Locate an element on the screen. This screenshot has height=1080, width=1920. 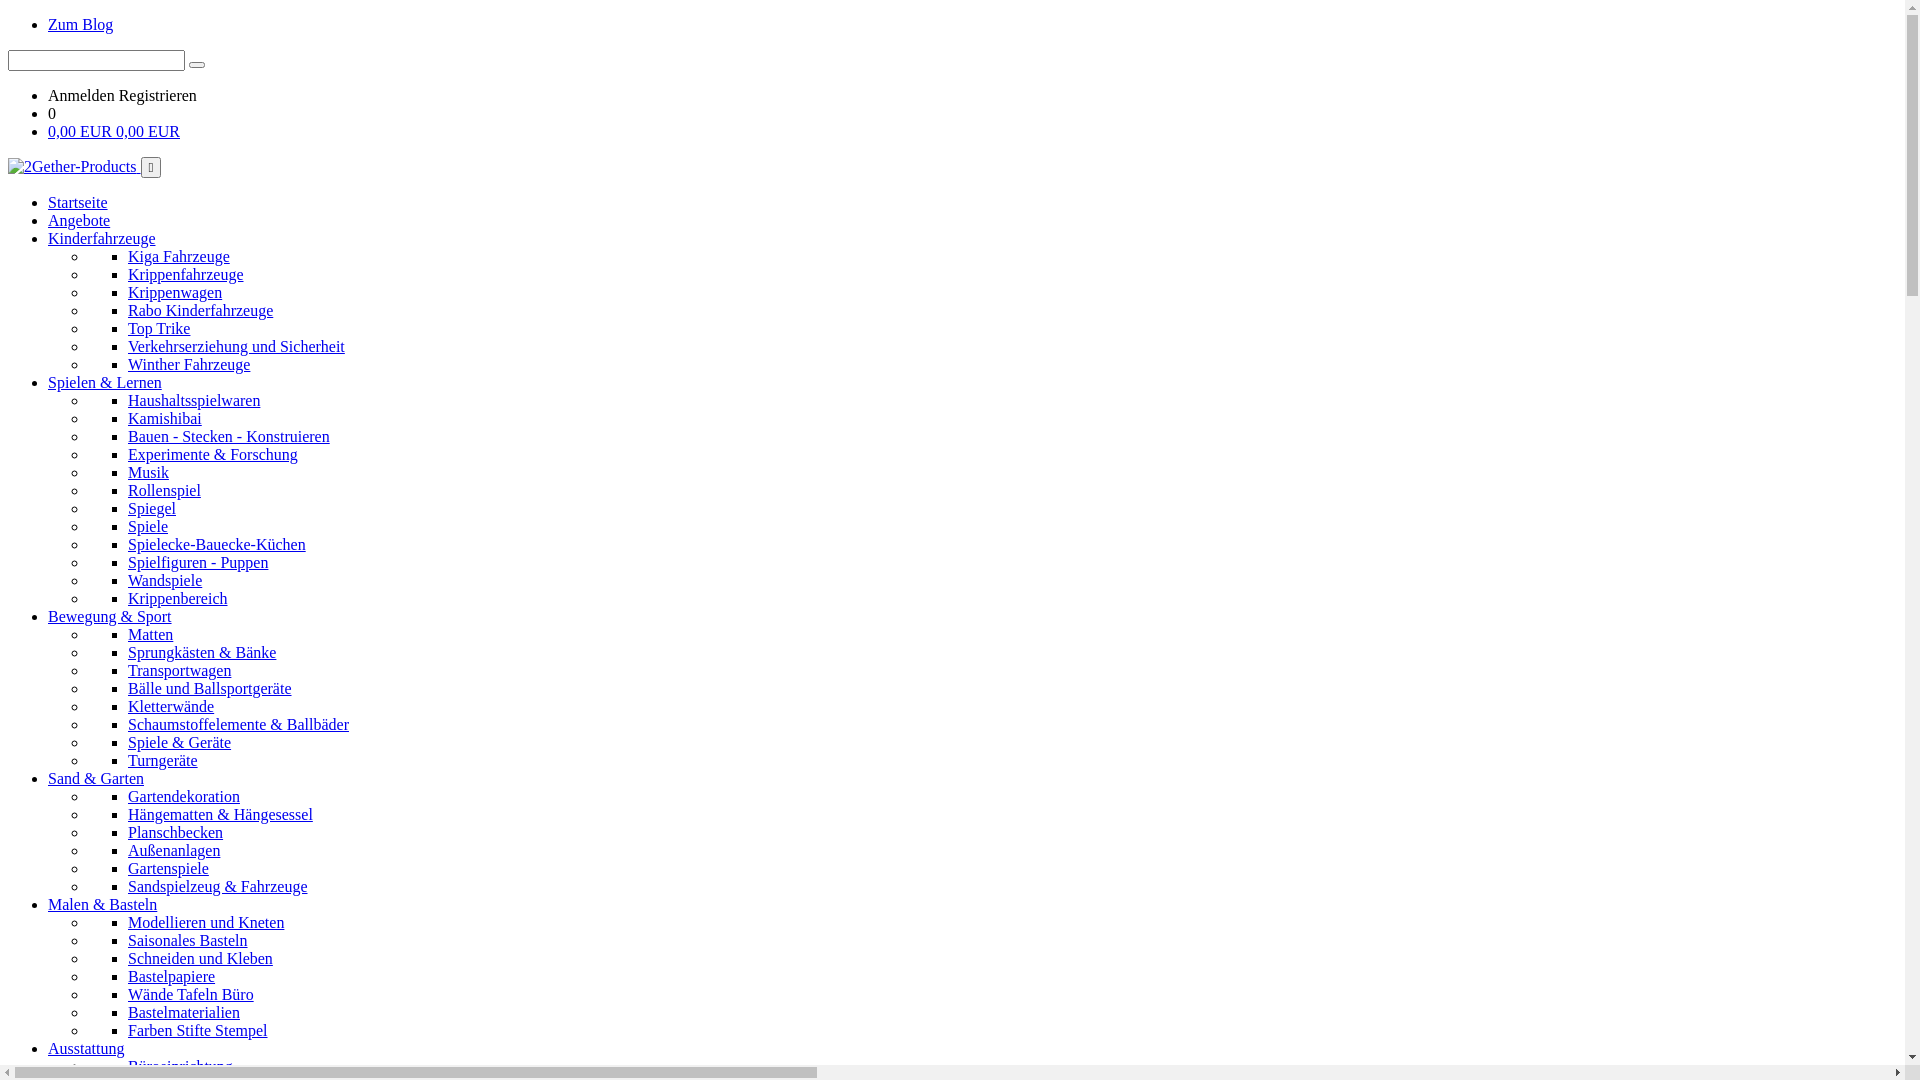
'Registrieren' is located at coordinates (118, 95).